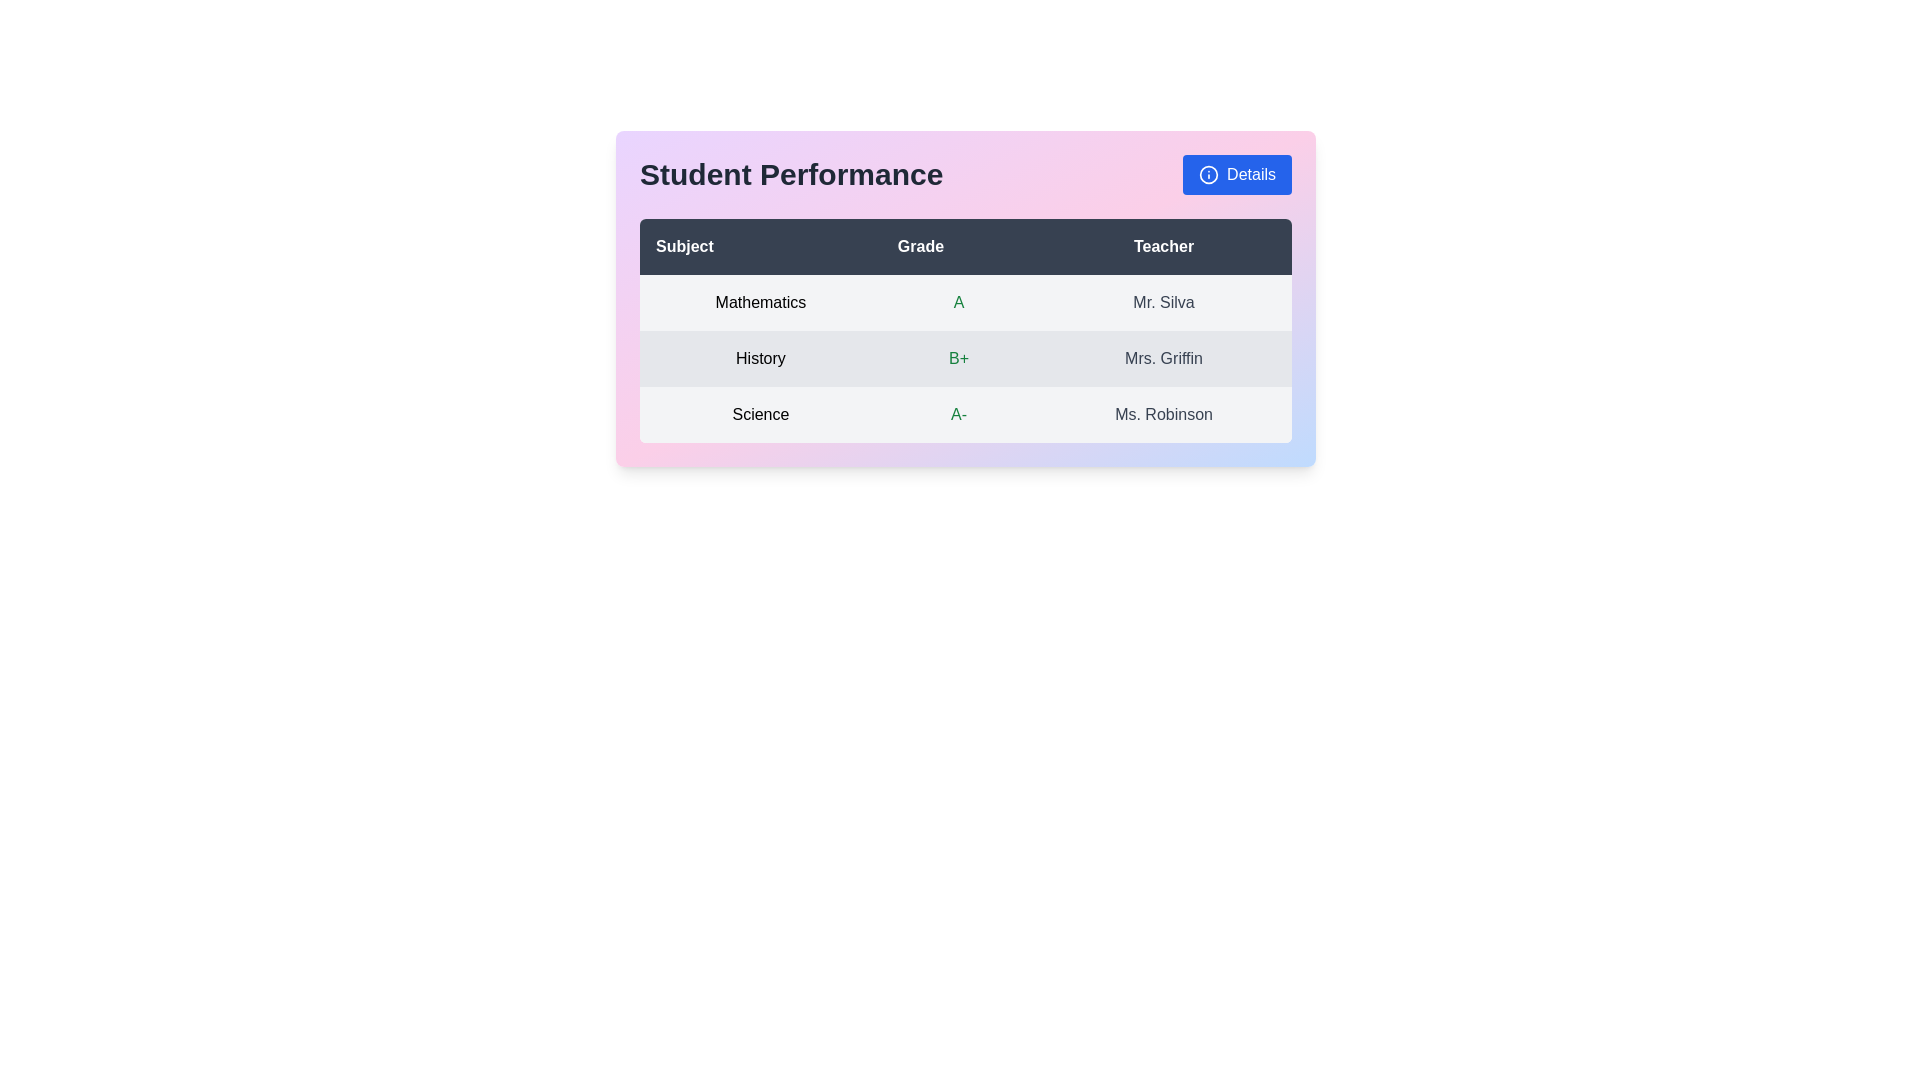 Image resolution: width=1920 pixels, height=1080 pixels. I want to click on the table row displaying academic information for the subject 'History', which is located in the second row under the 'Student Performance' section, so click(965, 357).